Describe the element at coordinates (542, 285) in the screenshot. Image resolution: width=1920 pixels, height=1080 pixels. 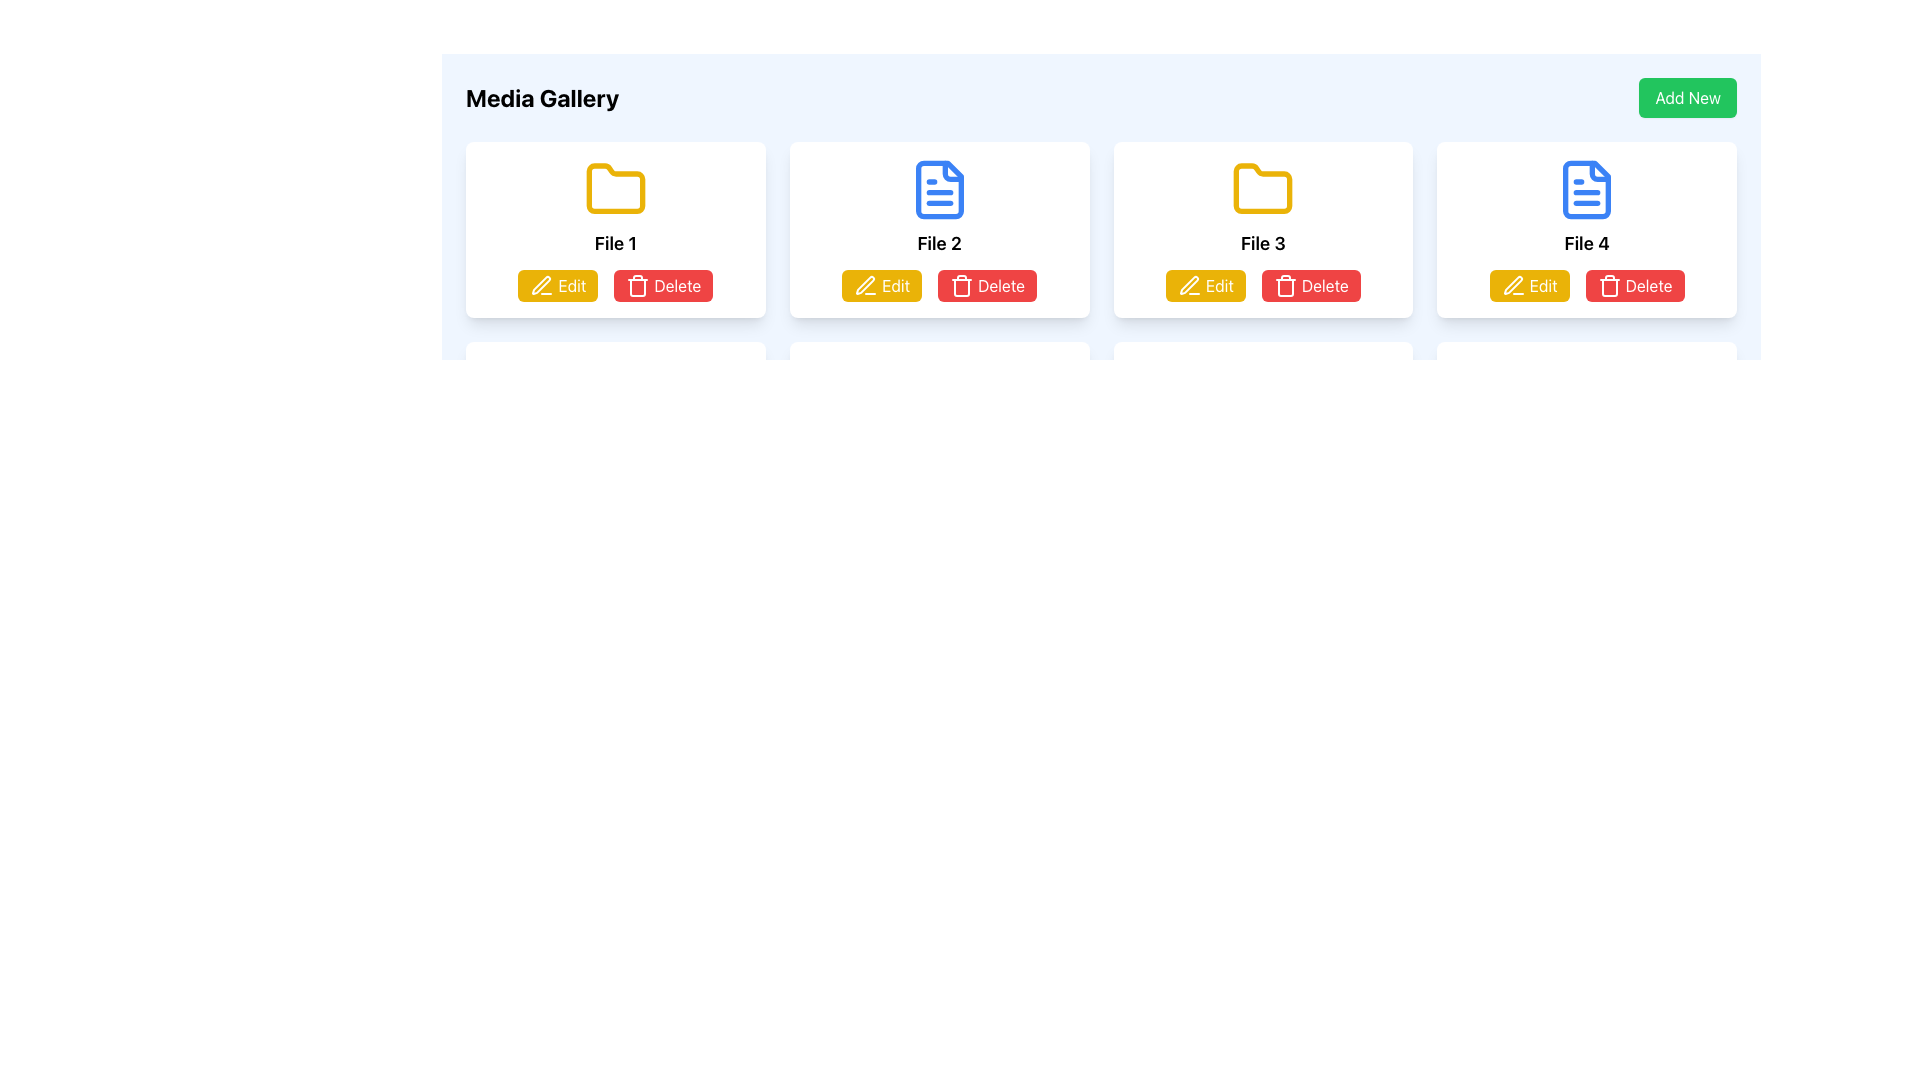
I see `the pencil icon with a yellow background that represents the 'Edit' button located under the 'File 1' card in the first column of the media gallery grid` at that location.